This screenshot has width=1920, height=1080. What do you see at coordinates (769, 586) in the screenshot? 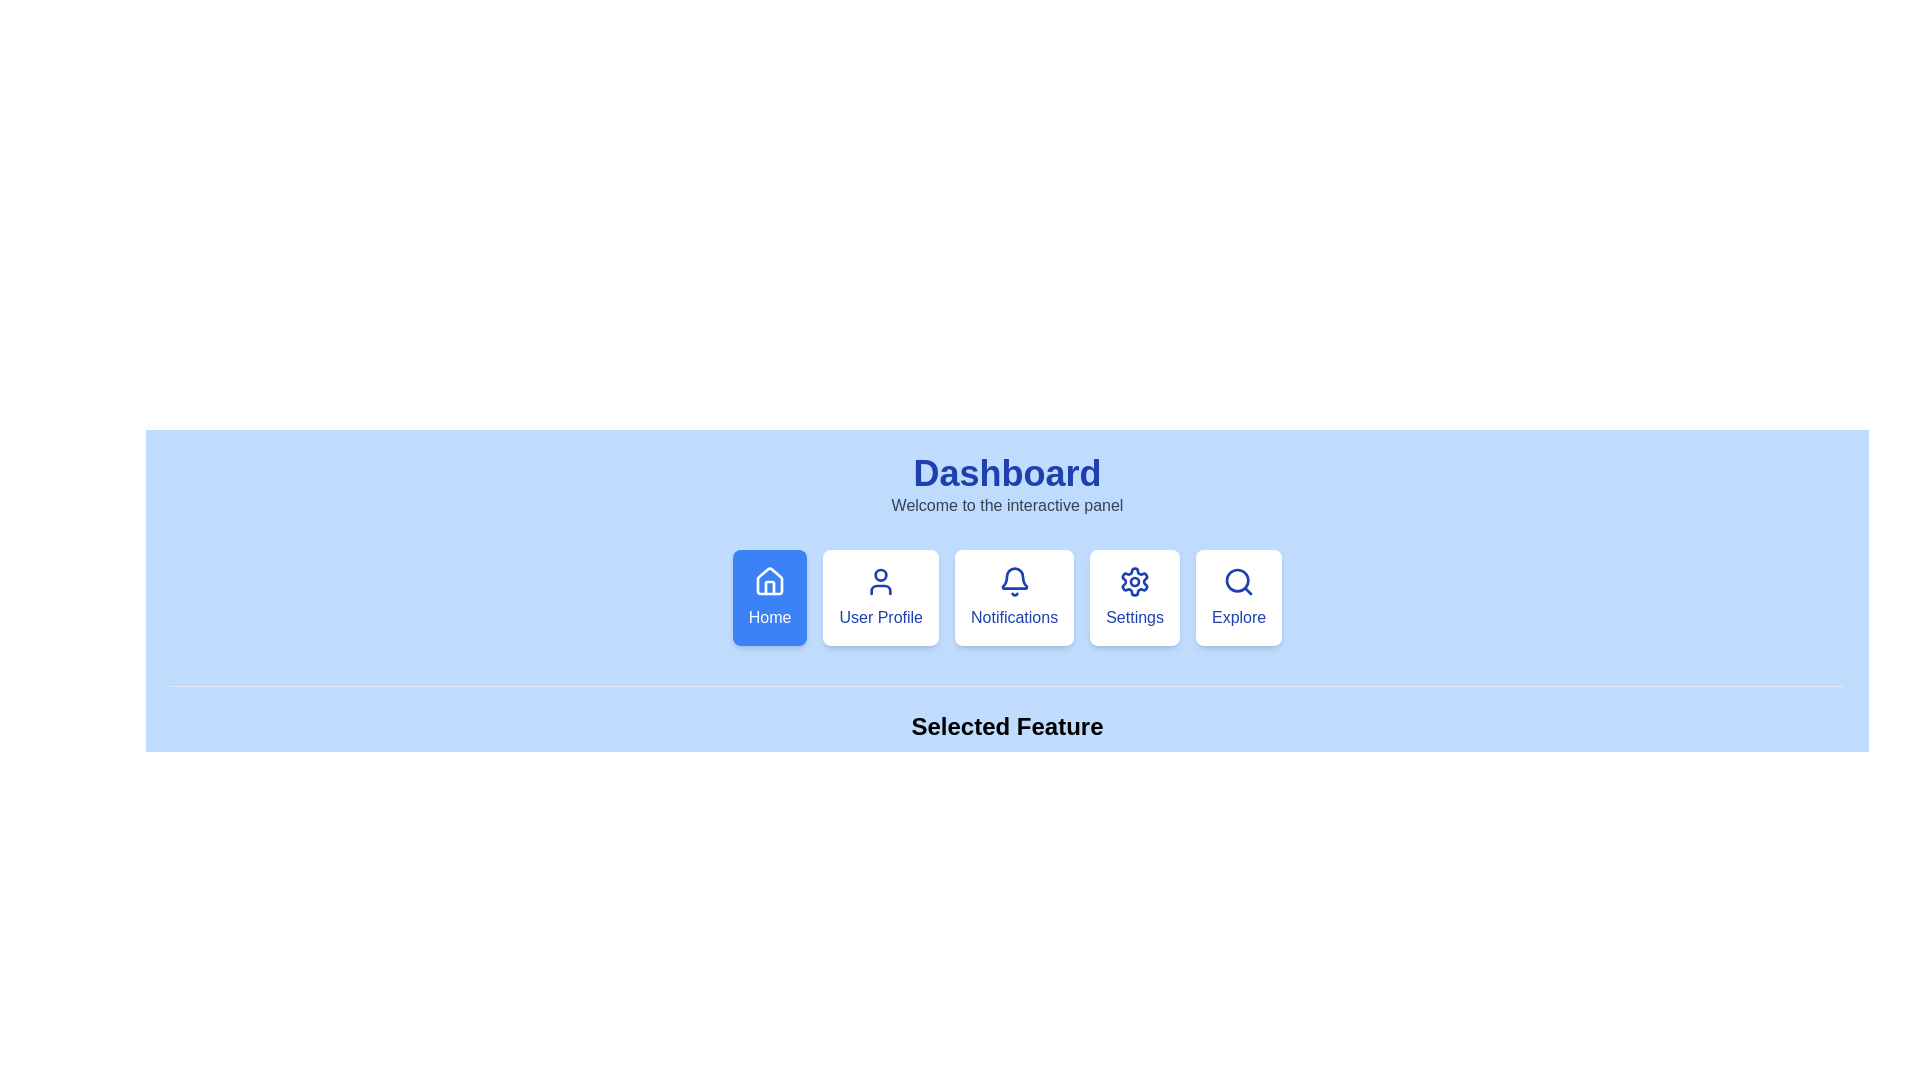
I see `the decorative component of the 'Home' icon, which simulates a doorway within the house symbol, located in the lower half of the icon` at bounding box center [769, 586].